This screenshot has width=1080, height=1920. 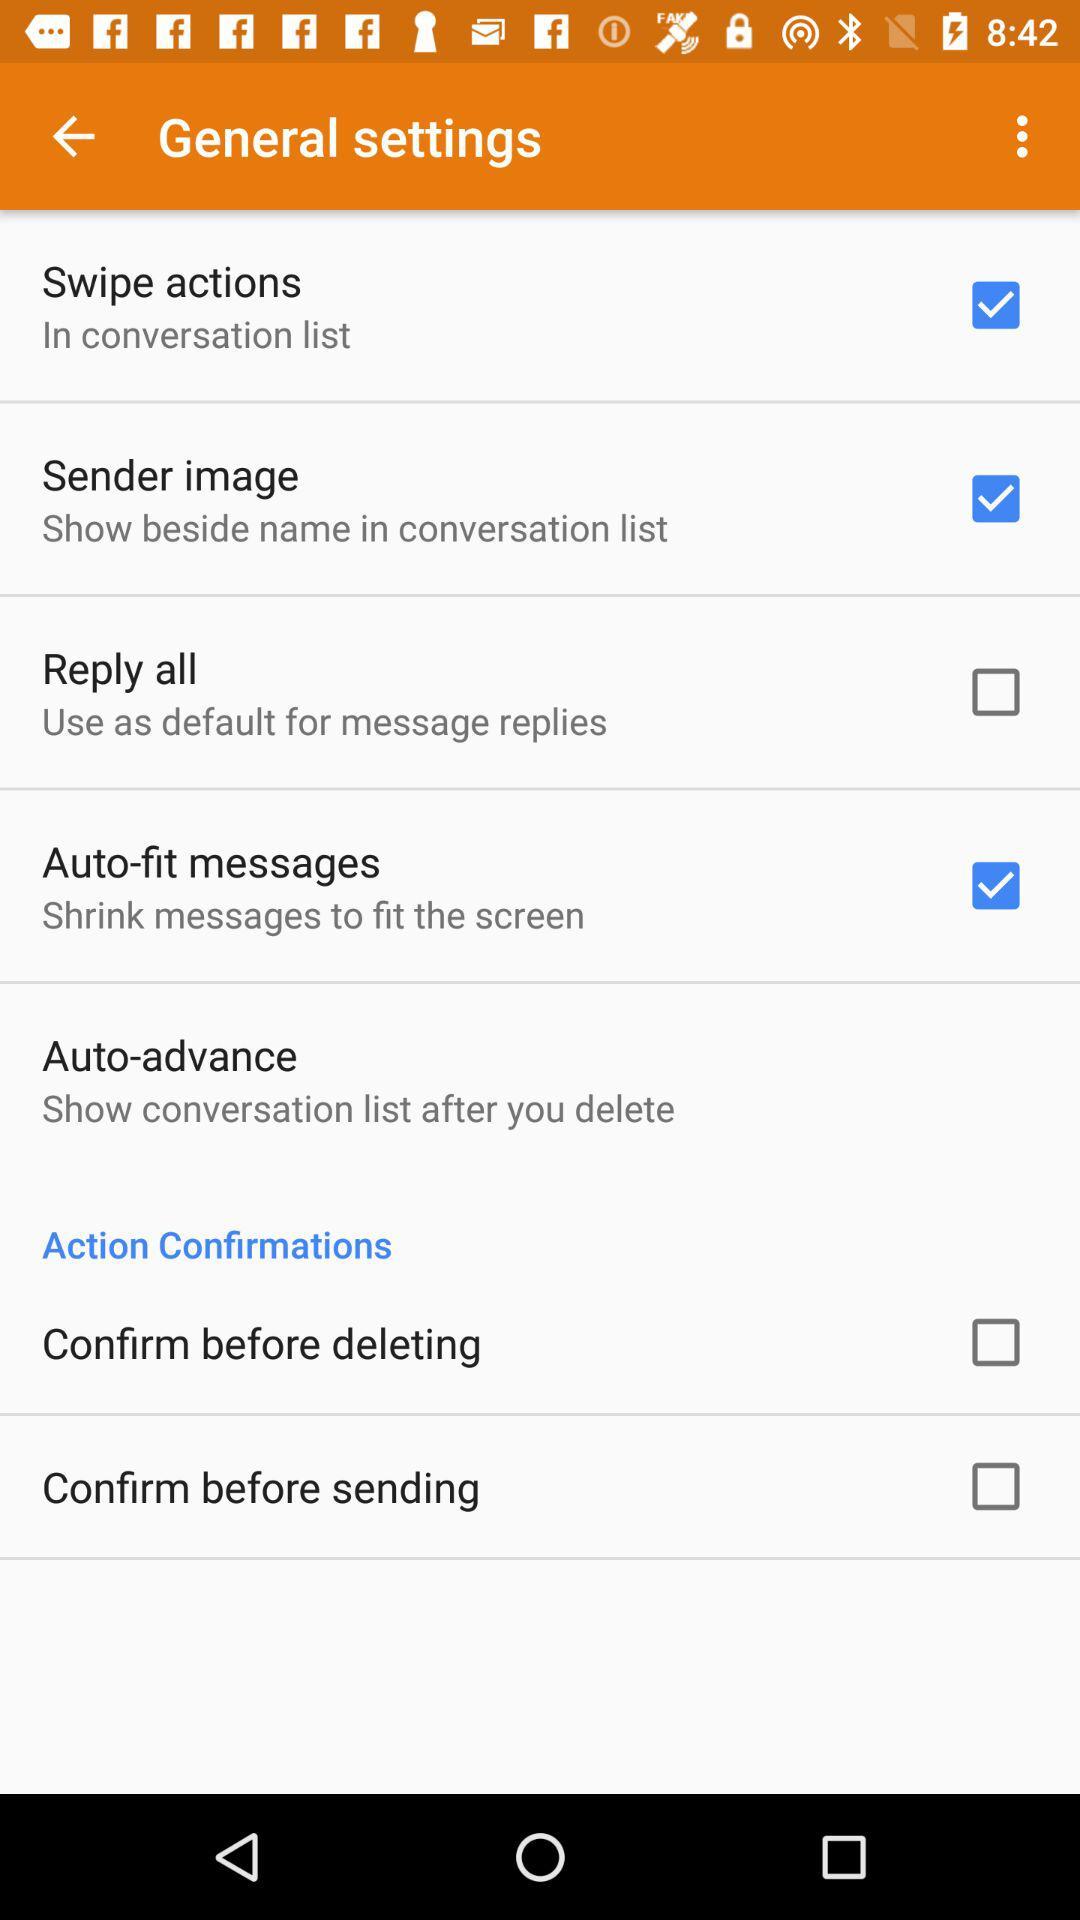 I want to click on app above the show conversation list item, so click(x=168, y=1053).